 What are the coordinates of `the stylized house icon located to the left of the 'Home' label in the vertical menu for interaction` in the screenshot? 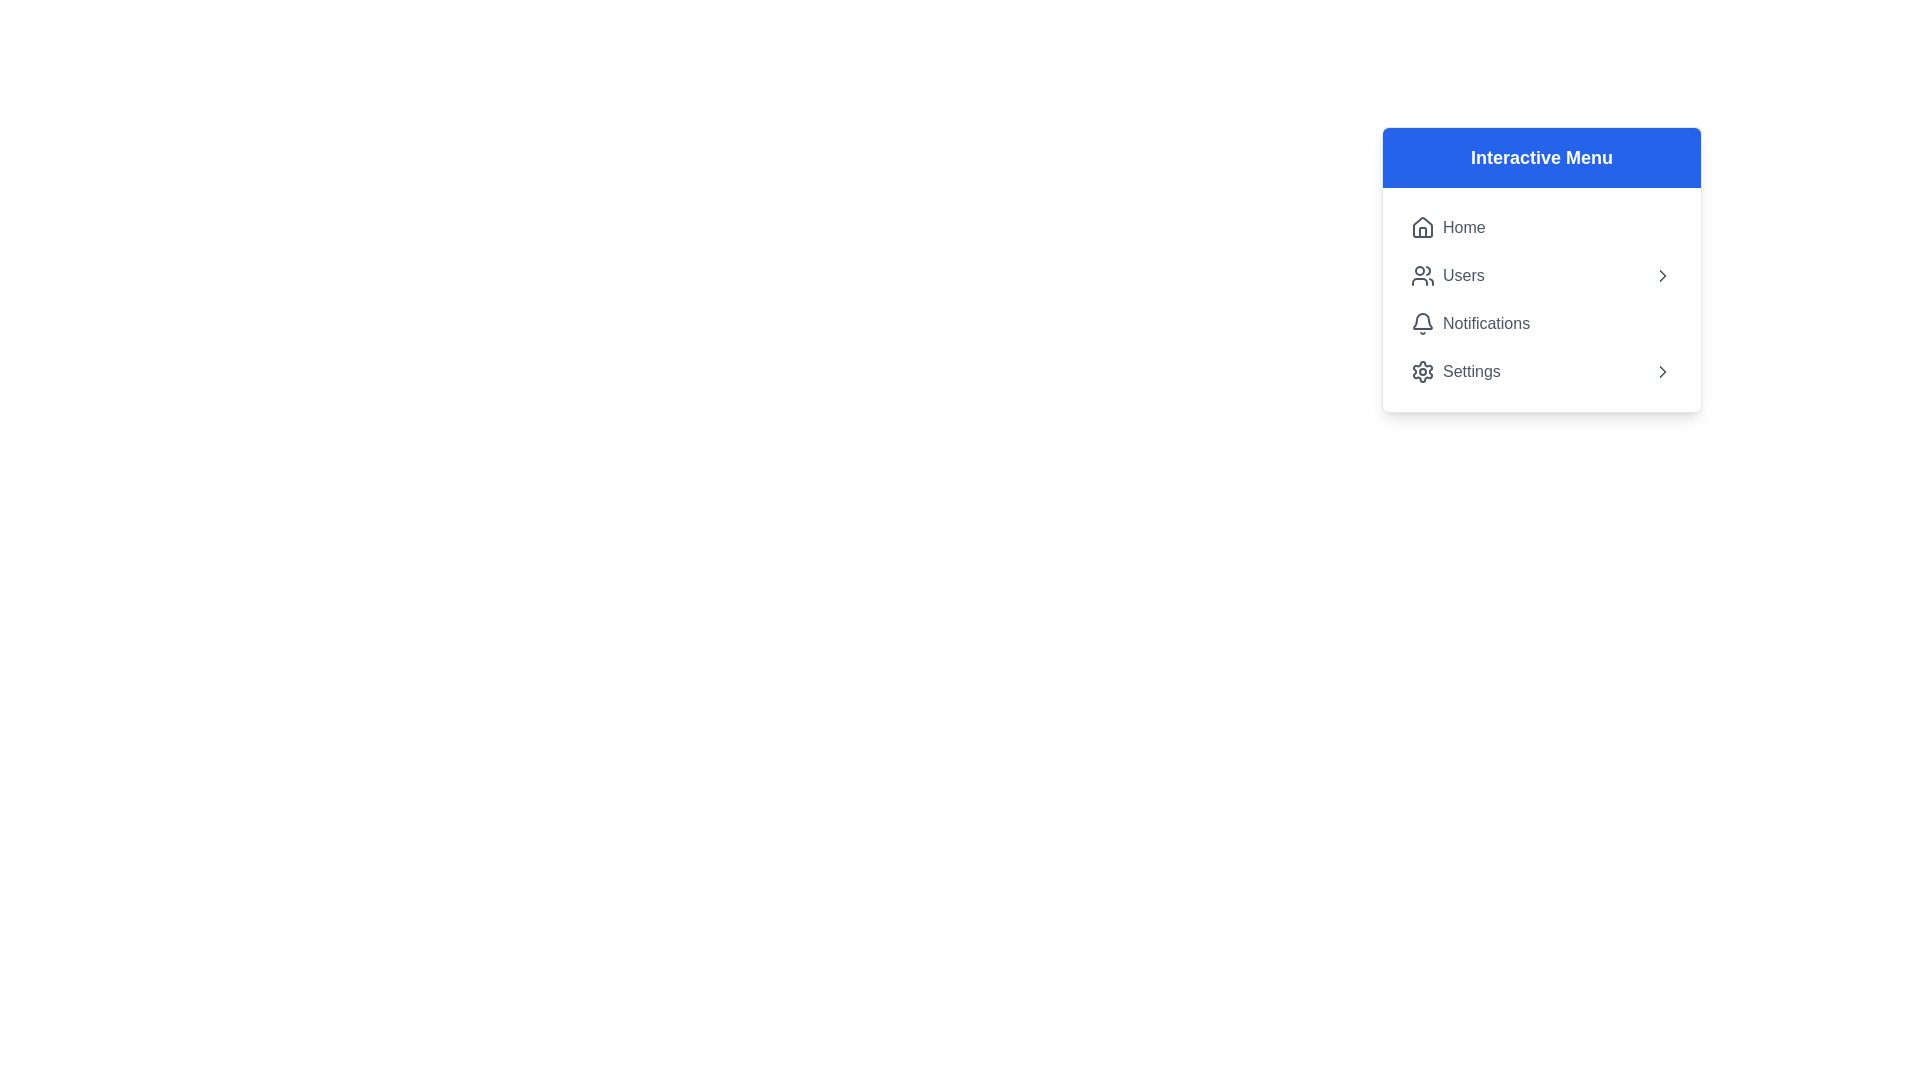 It's located at (1421, 226).